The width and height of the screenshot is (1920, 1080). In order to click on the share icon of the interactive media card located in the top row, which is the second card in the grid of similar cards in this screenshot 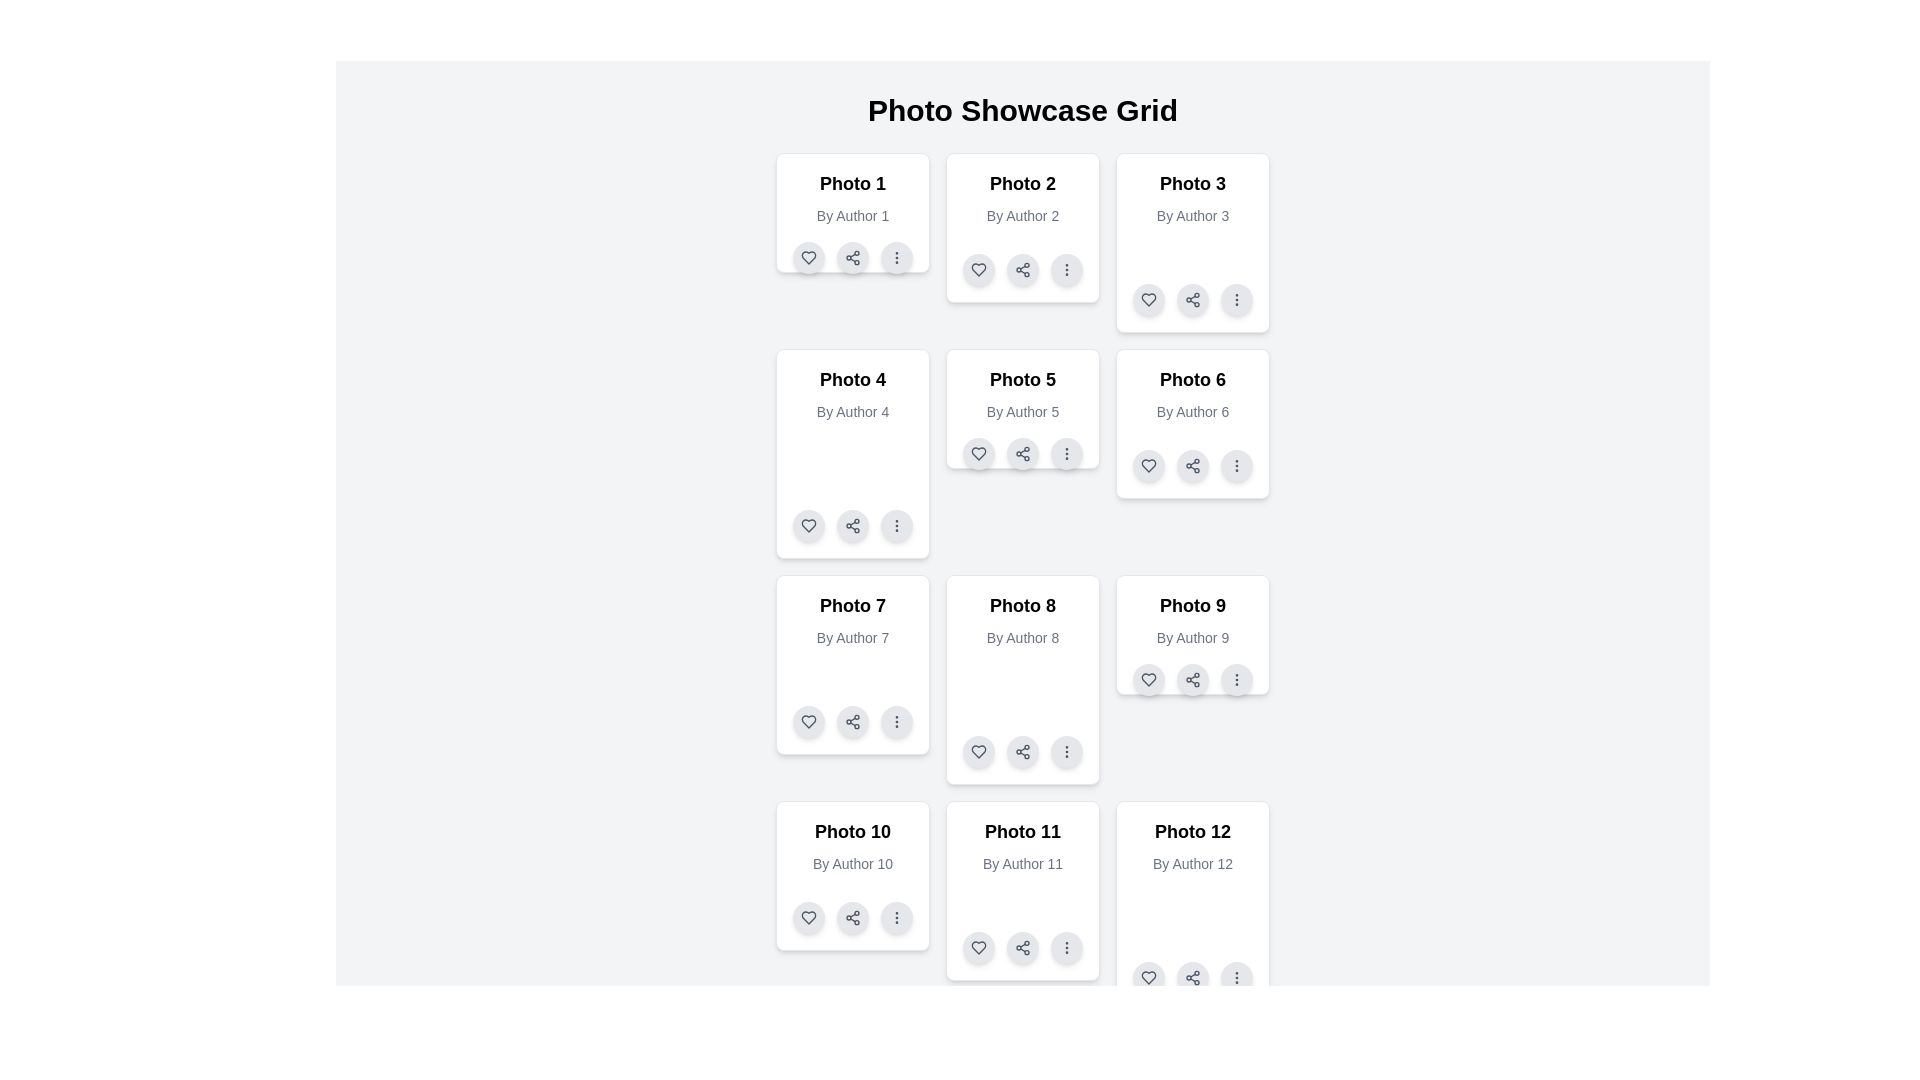, I will do `click(1022, 226)`.